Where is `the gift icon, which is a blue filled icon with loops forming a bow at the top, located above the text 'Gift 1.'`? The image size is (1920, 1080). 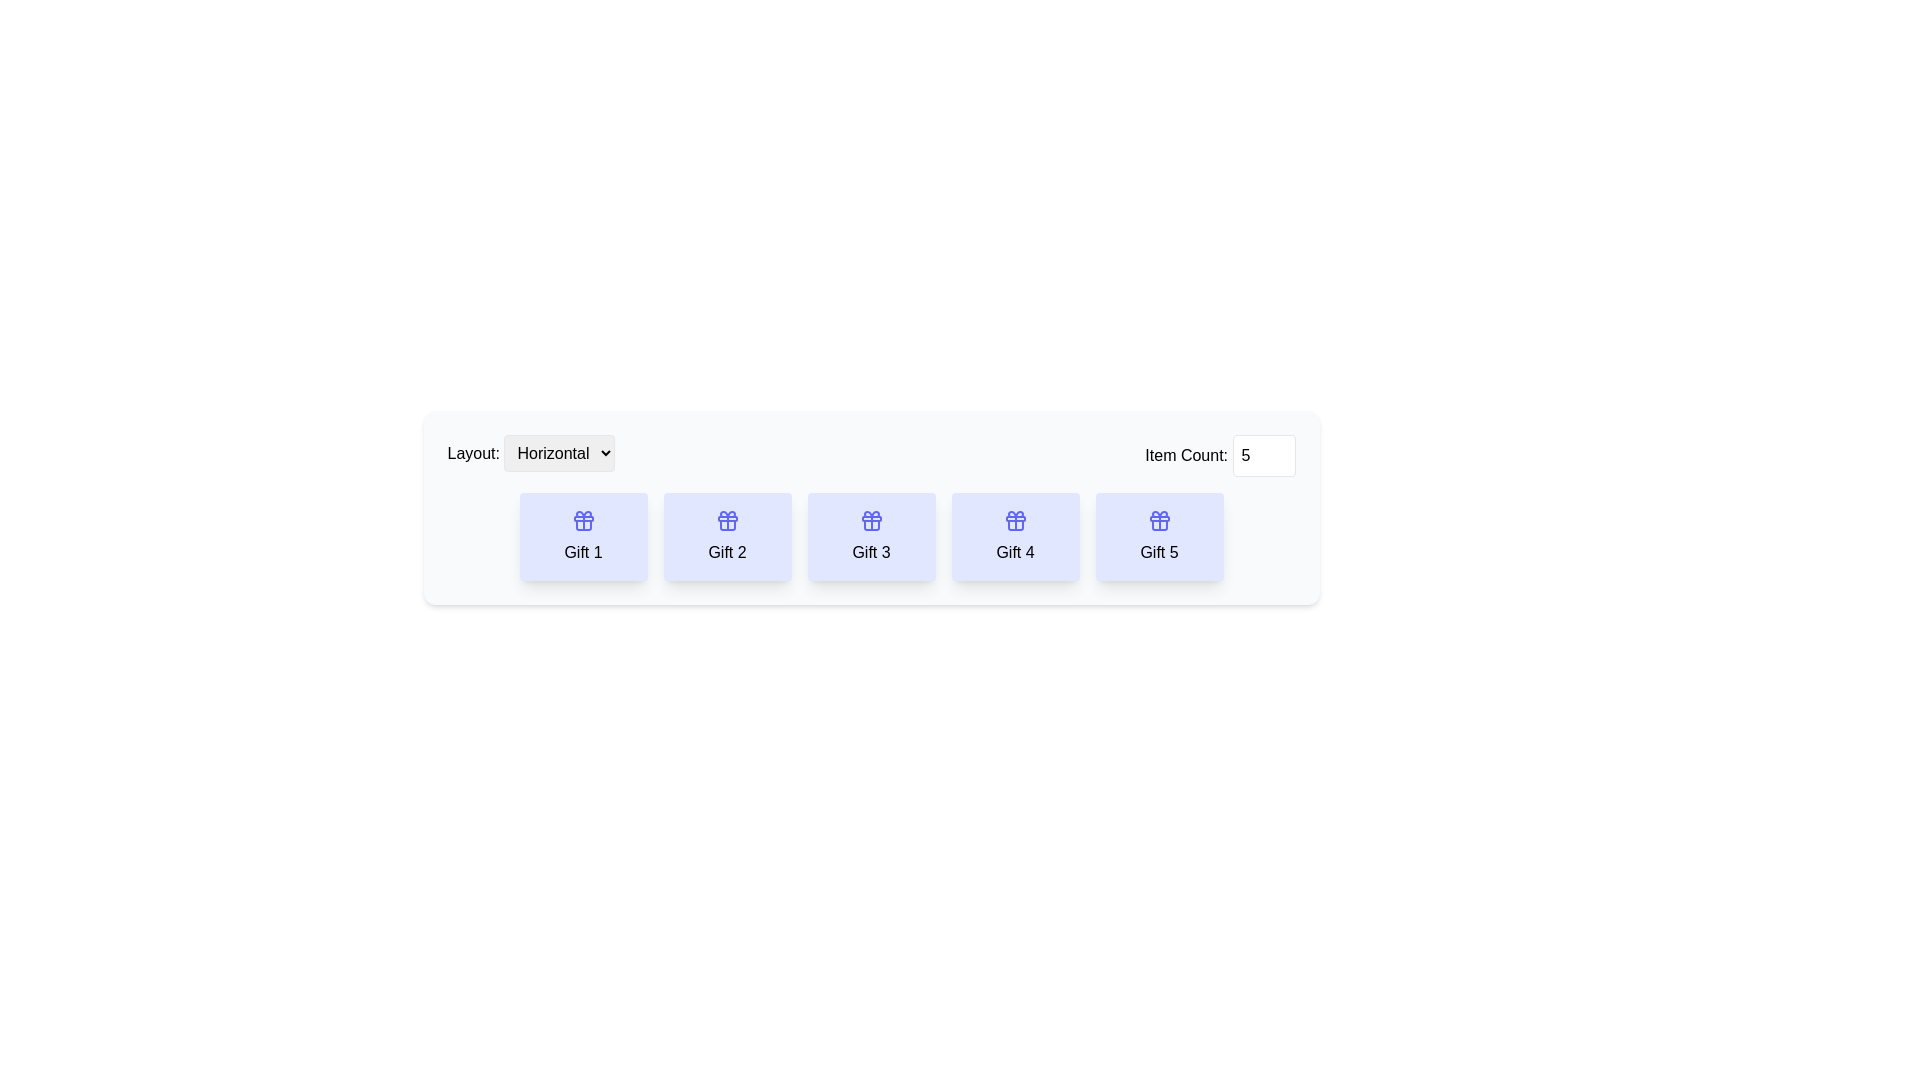
the gift icon, which is a blue filled icon with loops forming a bow at the top, located above the text 'Gift 1.' is located at coordinates (582, 519).